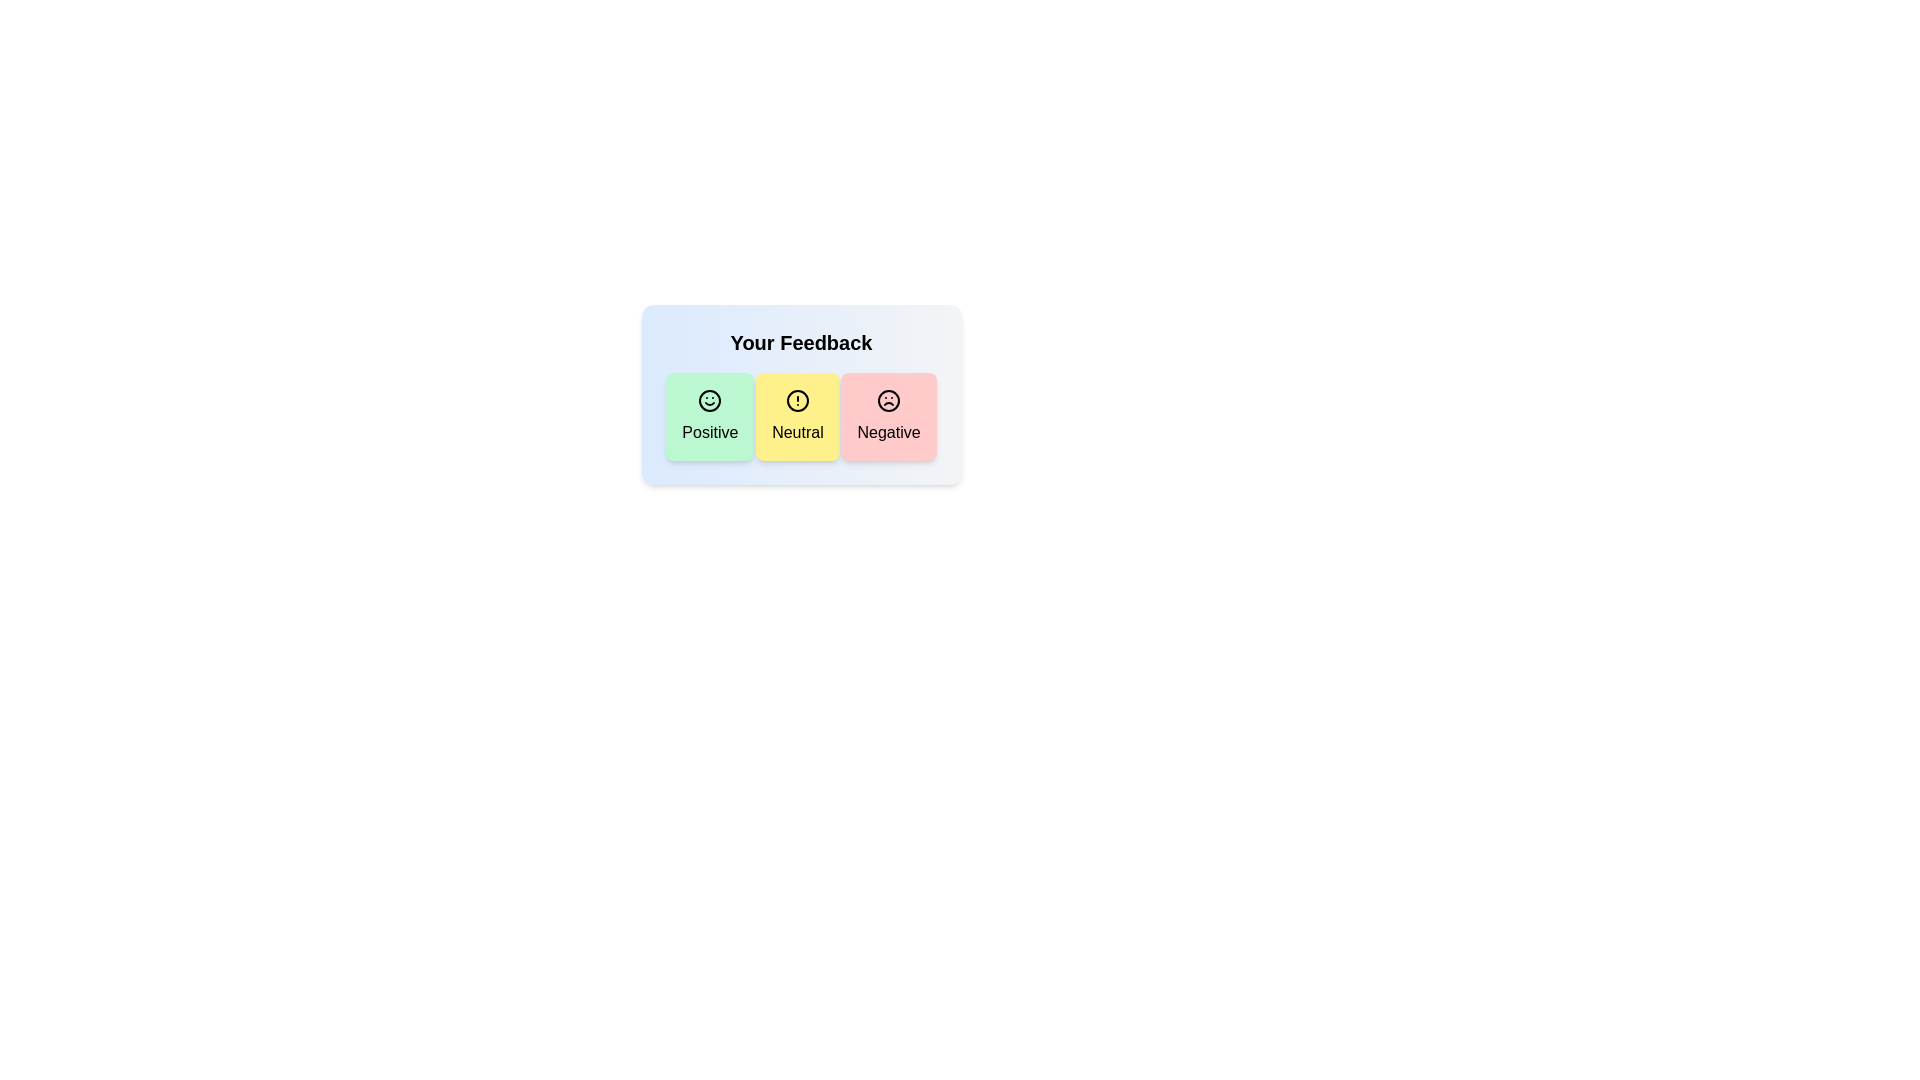 The width and height of the screenshot is (1920, 1080). Describe the element at coordinates (710, 401) in the screenshot. I see `the Circle element that represents the 'Positive' feedback option in the feedback selection interface` at that location.